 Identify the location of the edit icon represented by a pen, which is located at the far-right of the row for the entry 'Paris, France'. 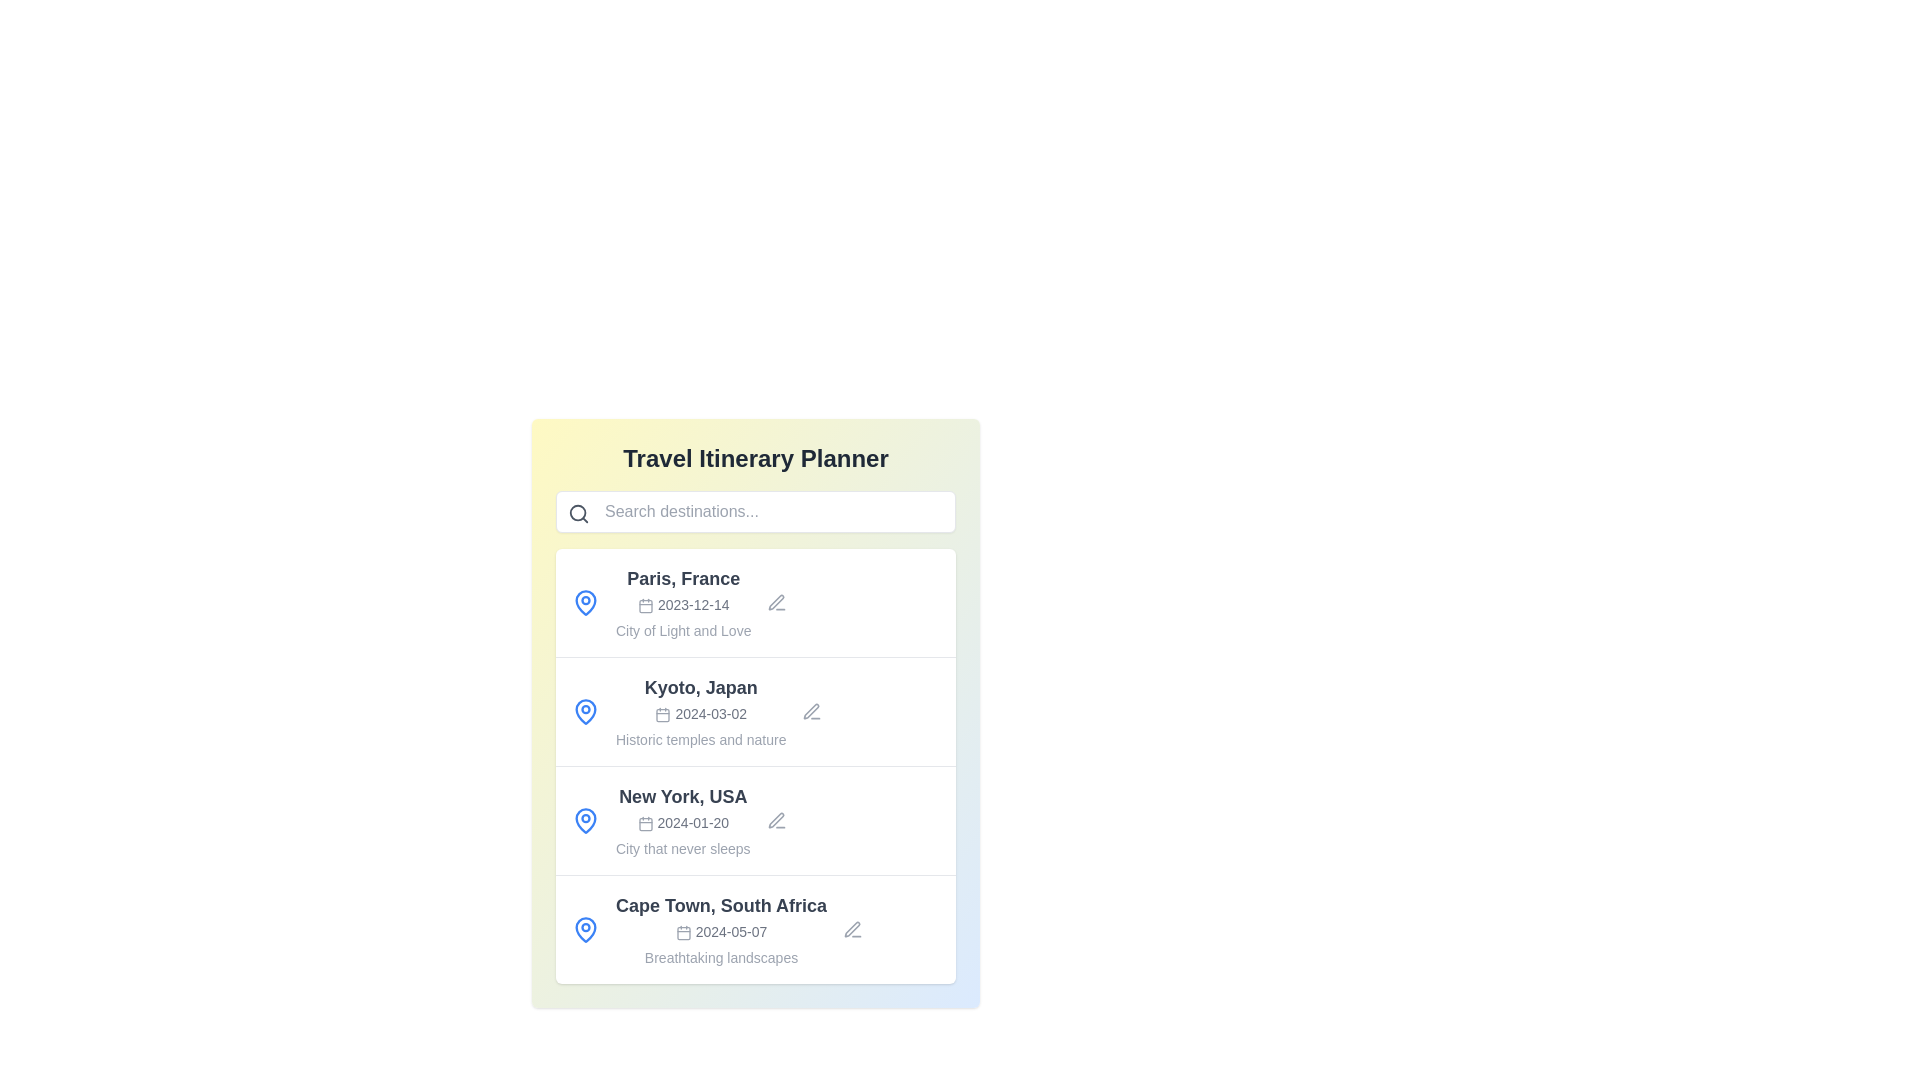
(811, 710).